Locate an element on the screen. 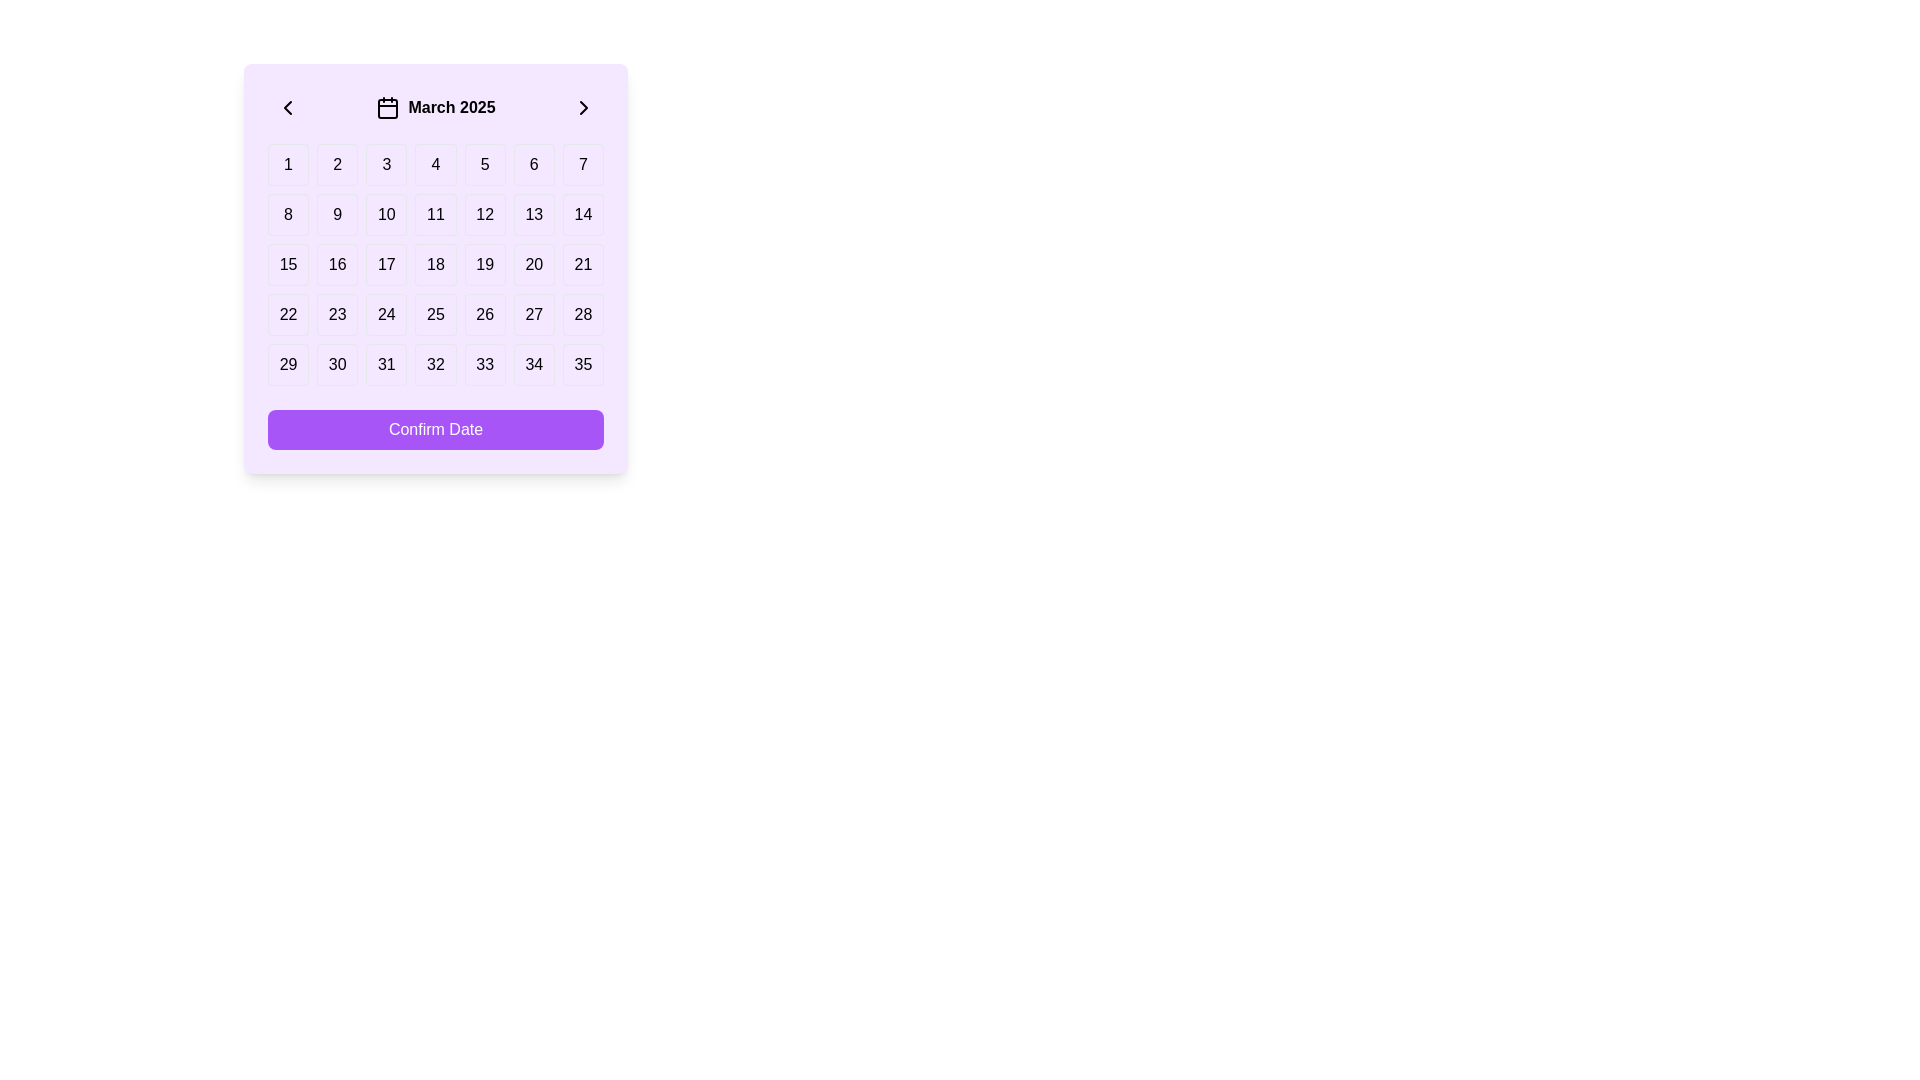  the visual representation of the 20th day in the calendar interface, located in the third row and sixth column of the grid under 'March 2025' is located at coordinates (534, 264).